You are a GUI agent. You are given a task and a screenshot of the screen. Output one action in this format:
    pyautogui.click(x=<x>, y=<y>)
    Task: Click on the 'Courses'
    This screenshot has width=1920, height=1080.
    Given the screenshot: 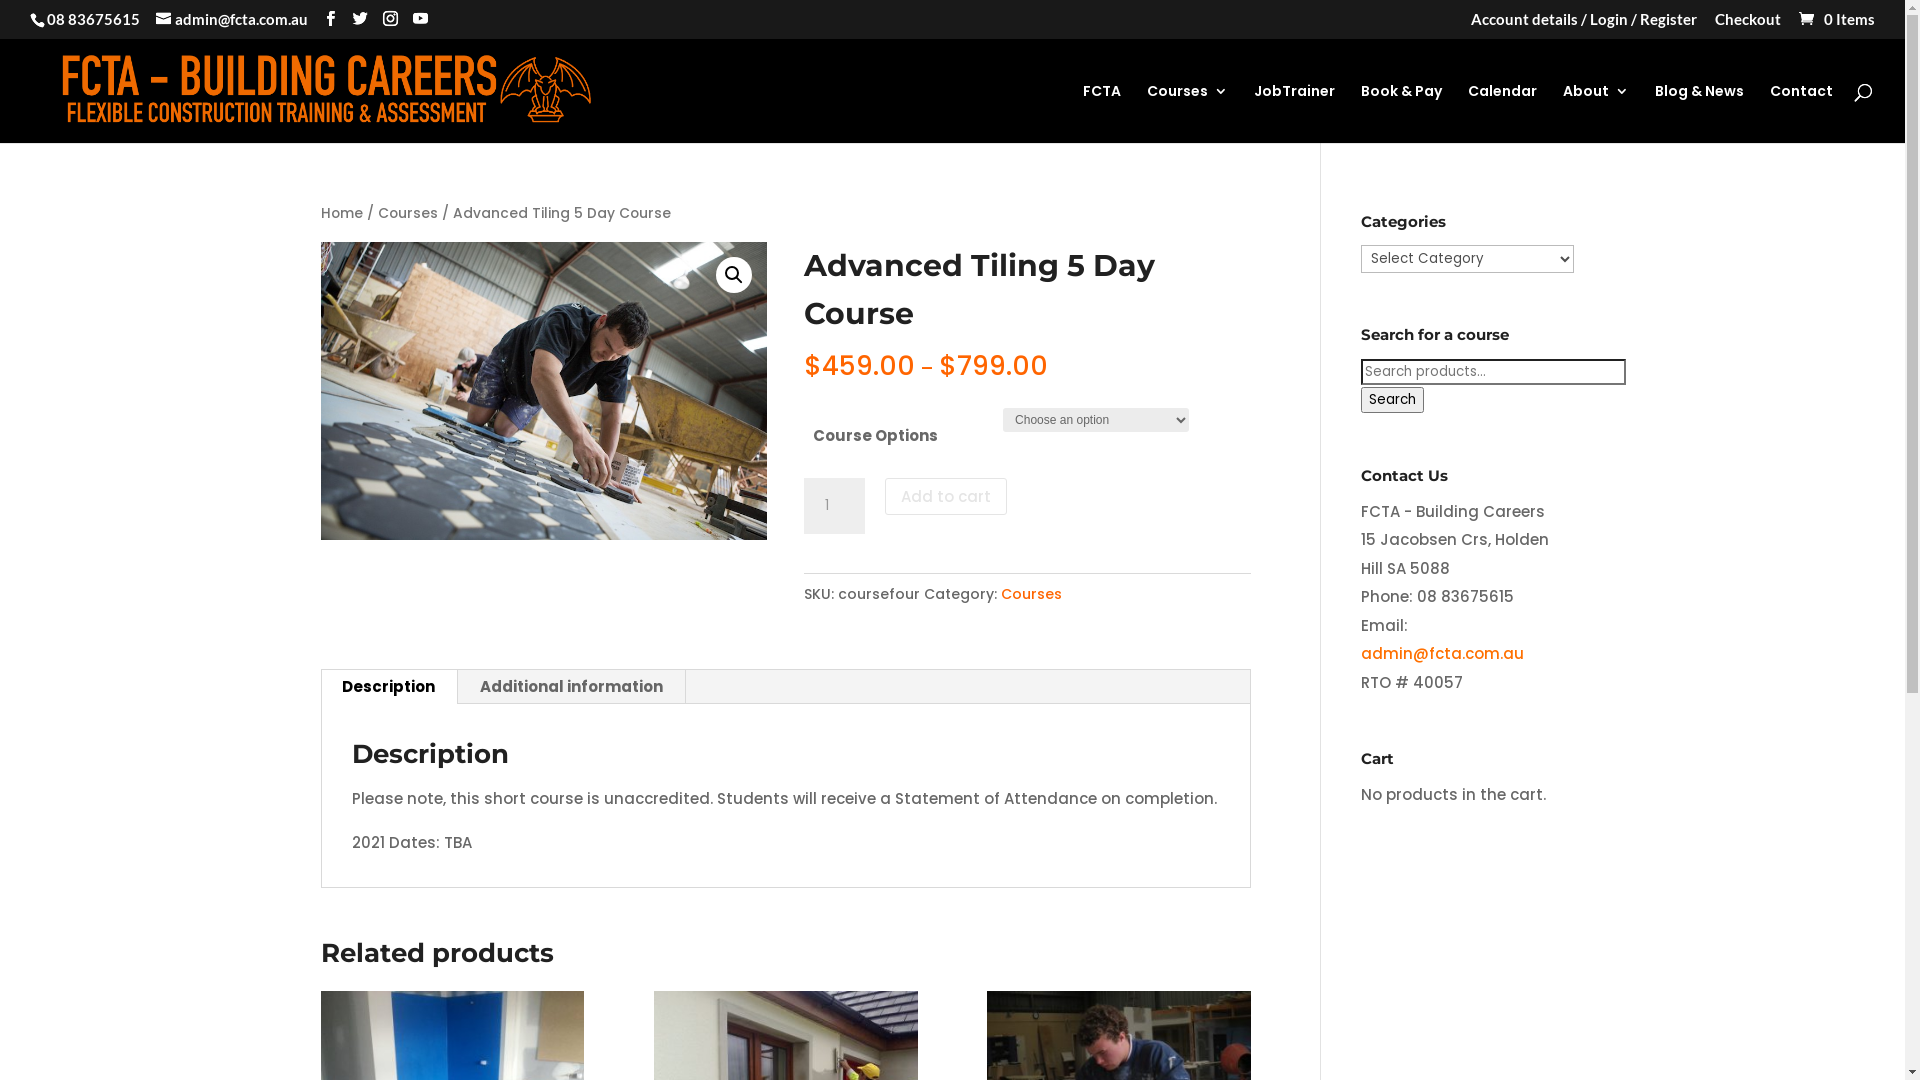 What is the action you would take?
    pyautogui.click(x=407, y=213)
    